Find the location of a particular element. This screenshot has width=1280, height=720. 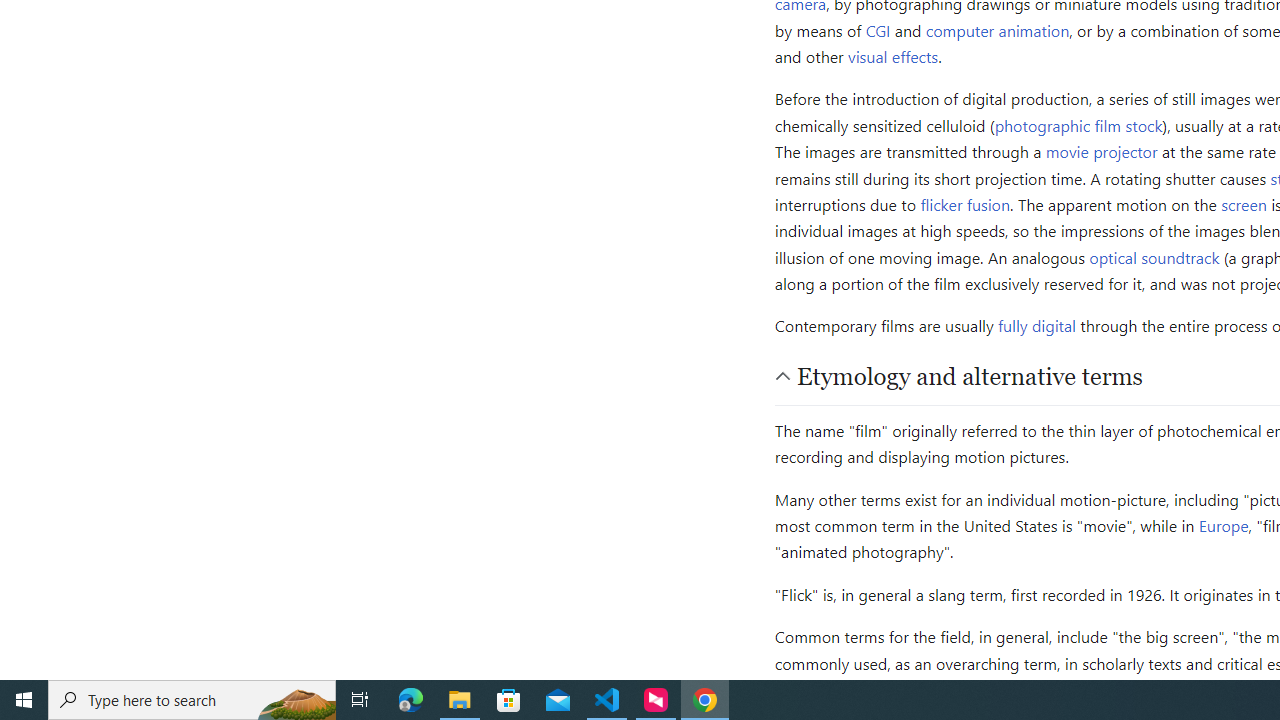

'Europe' is located at coordinates (1222, 524).